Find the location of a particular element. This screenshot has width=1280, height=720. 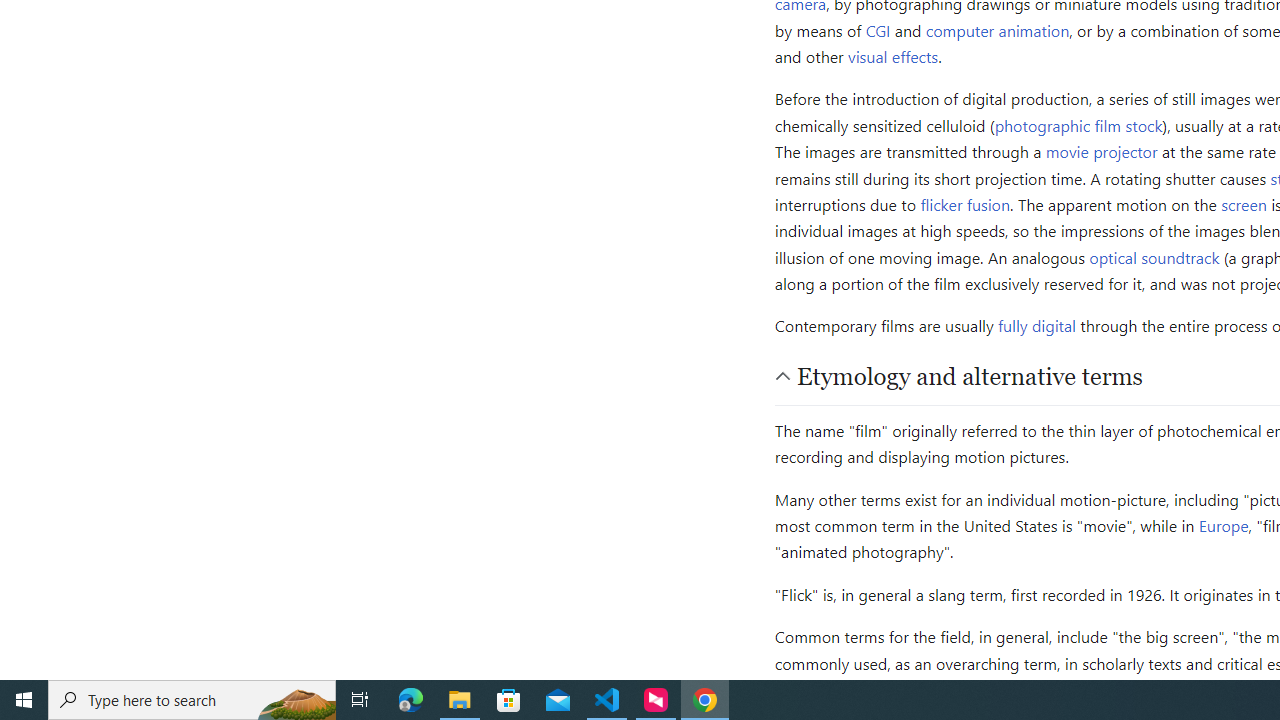

'Europe' is located at coordinates (1222, 524).